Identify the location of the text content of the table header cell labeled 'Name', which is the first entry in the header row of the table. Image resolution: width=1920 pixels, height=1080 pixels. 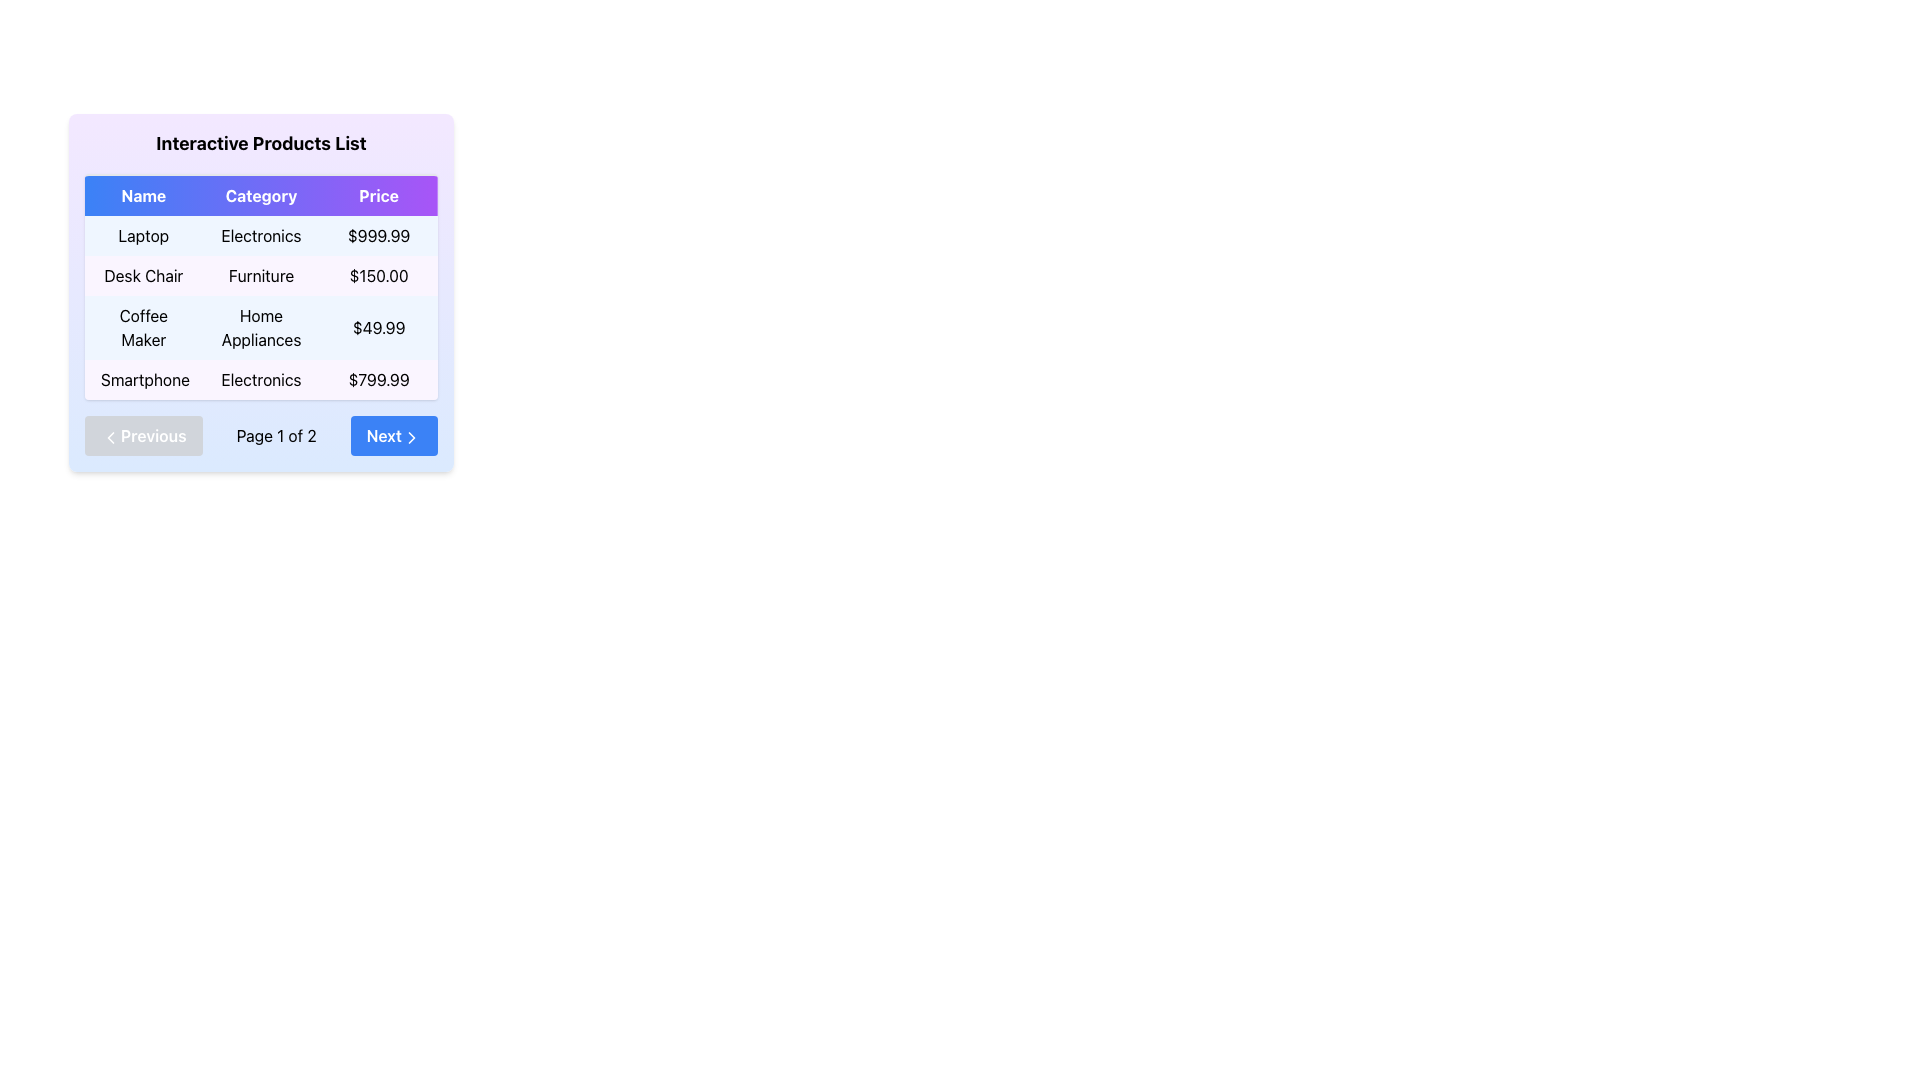
(142, 196).